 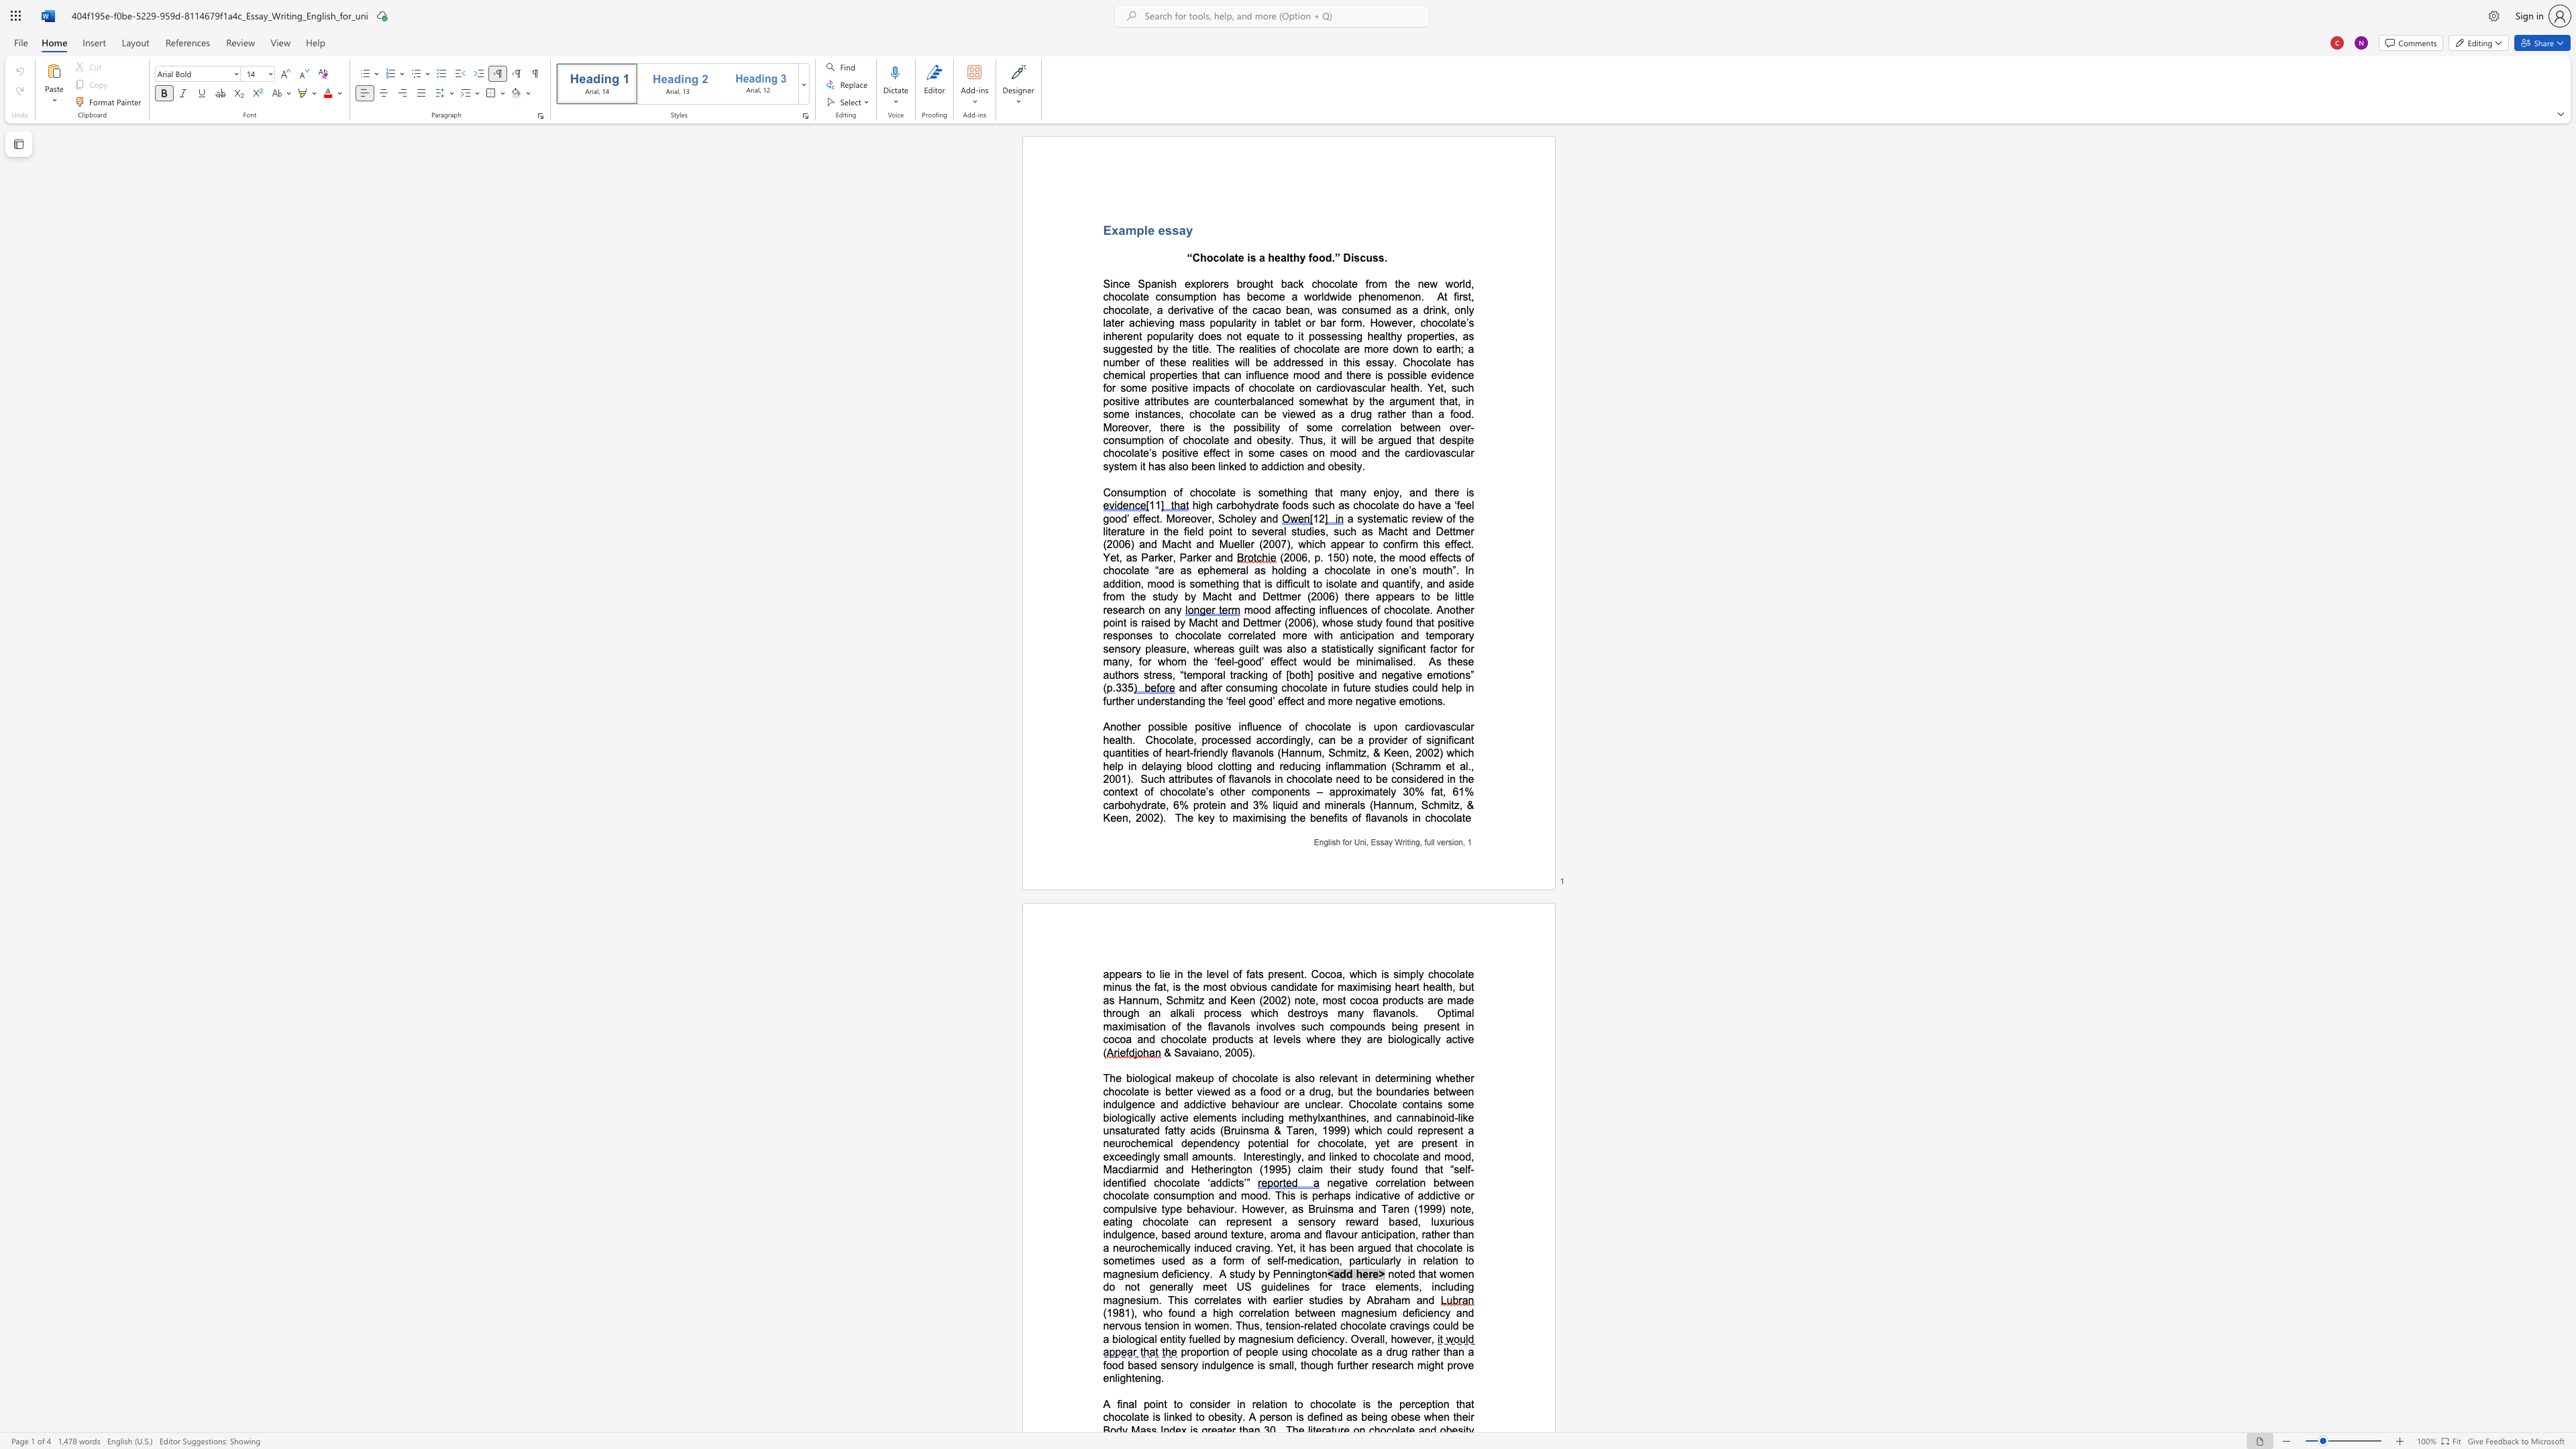 I want to click on the subset text "claim their st" within the text "mood, Macdiarmid and Hetherington (1995) claim their study found that “self-identified chocolate ‘addicts’”", so click(x=1297, y=1169).